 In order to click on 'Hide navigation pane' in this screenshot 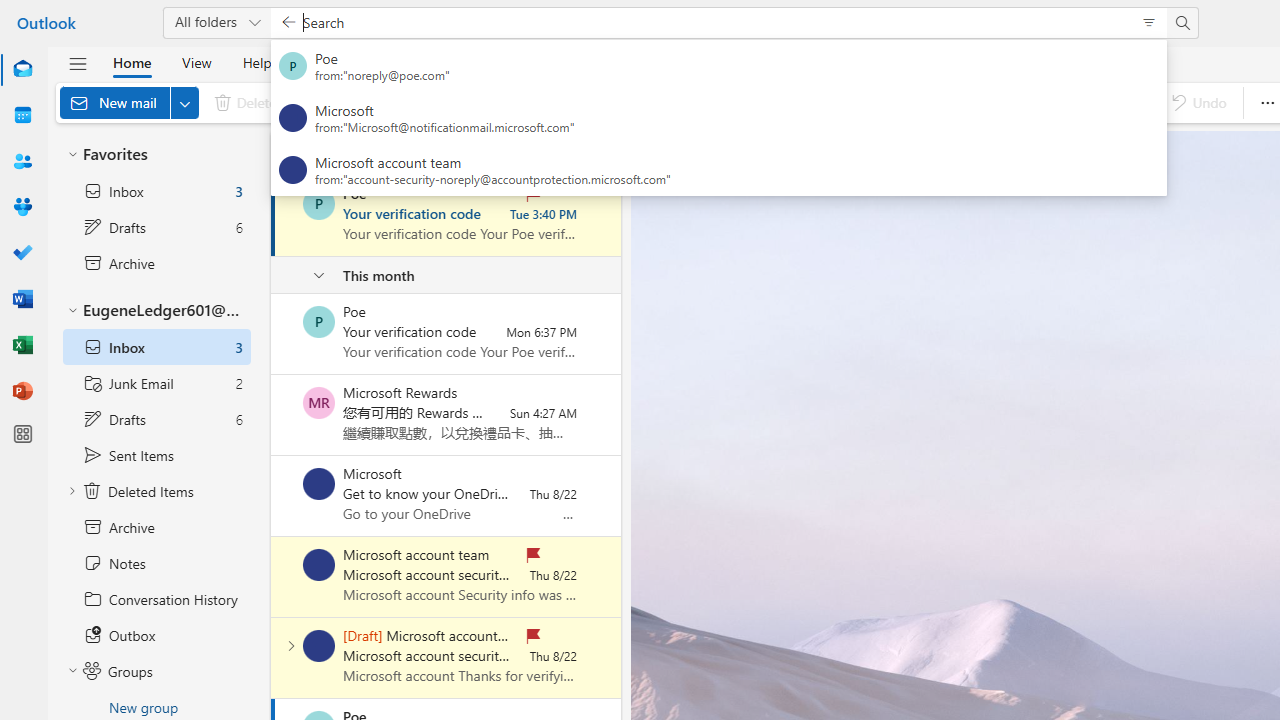, I will do `click(78, 62)`.